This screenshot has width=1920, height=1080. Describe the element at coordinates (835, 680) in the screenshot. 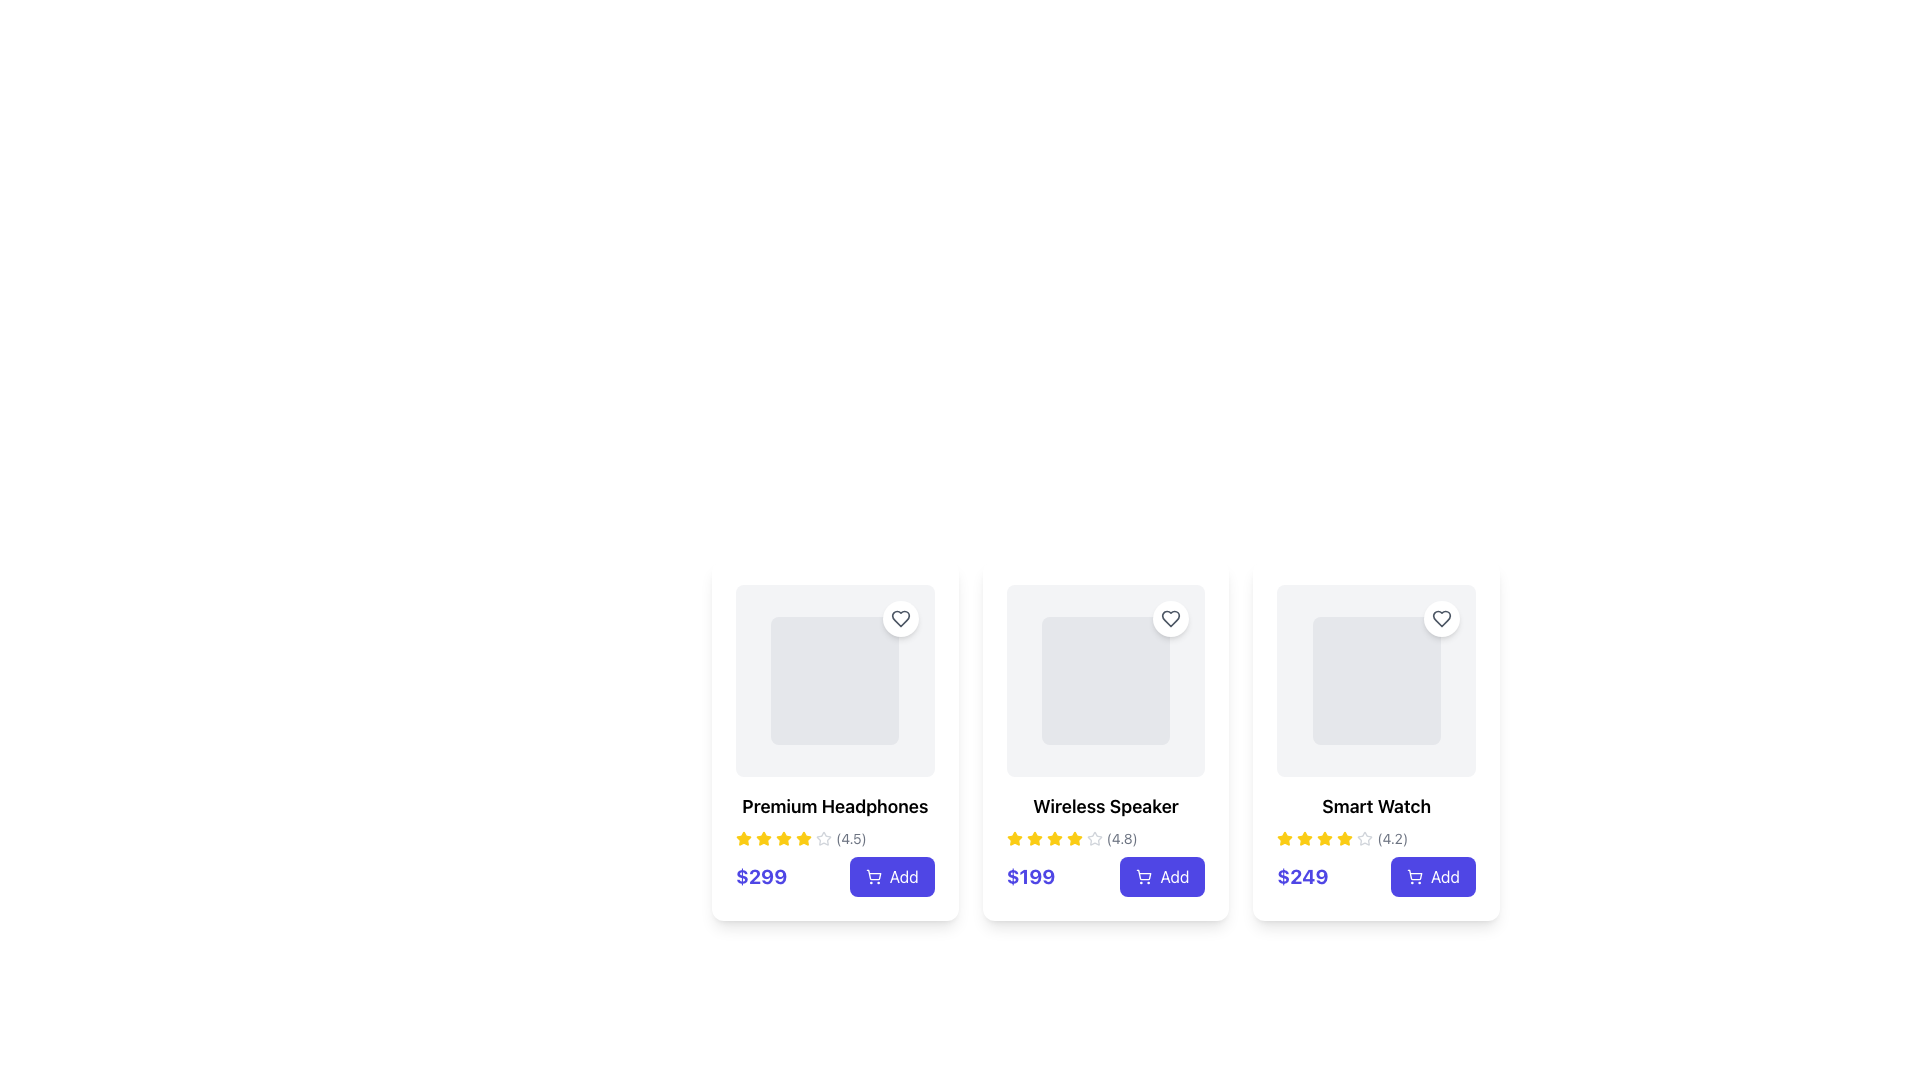

I see `the image placeholder for the 'Premium Headphones' product` at that location.